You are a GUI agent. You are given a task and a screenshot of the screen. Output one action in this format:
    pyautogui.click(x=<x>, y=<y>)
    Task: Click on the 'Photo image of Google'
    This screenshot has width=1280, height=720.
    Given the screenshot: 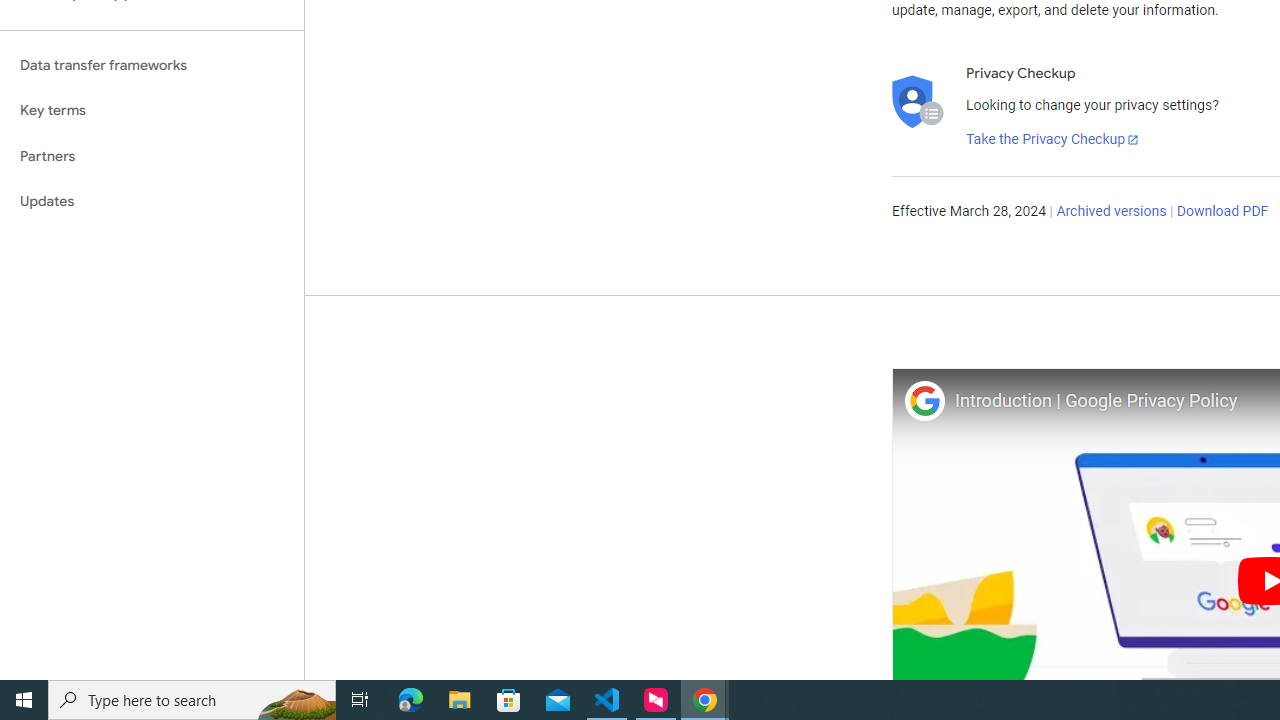 What is the action you would take?
    pyautogui.click(x=923, y=400)
    